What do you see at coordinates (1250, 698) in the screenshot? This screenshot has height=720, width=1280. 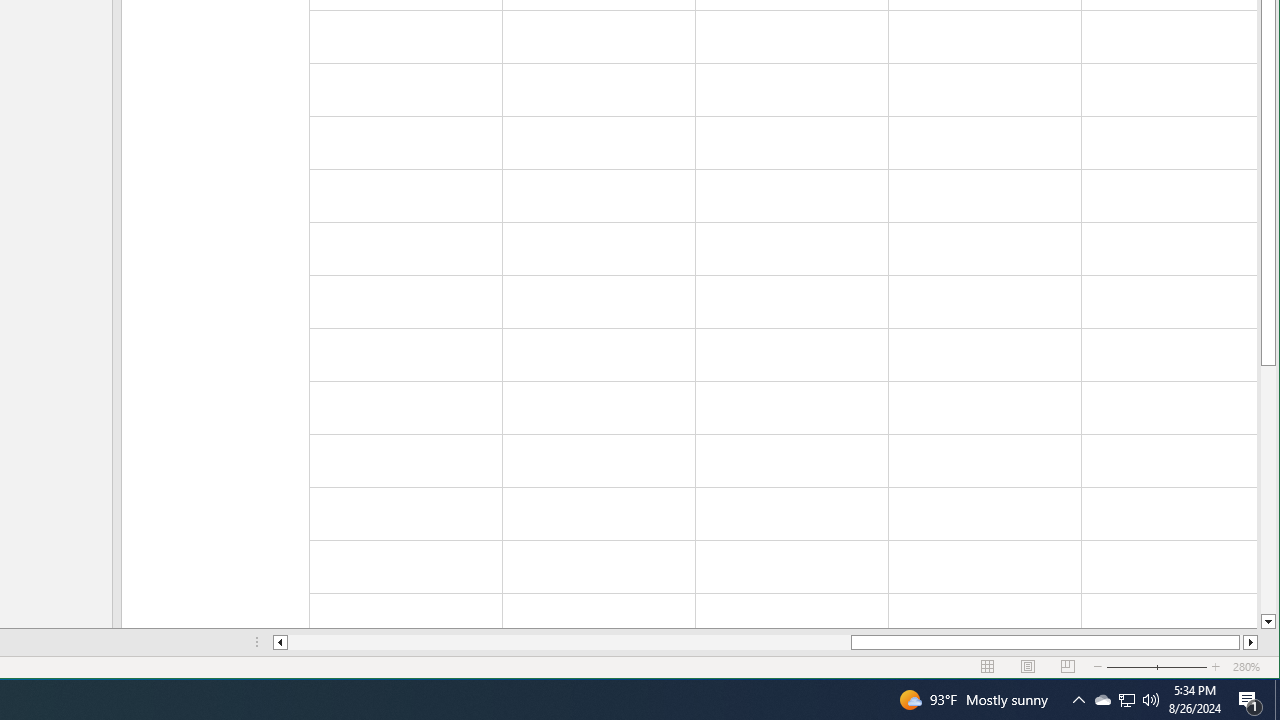 I see `'Action Center, 1 new notification'` at bounding box center [1250, 698].